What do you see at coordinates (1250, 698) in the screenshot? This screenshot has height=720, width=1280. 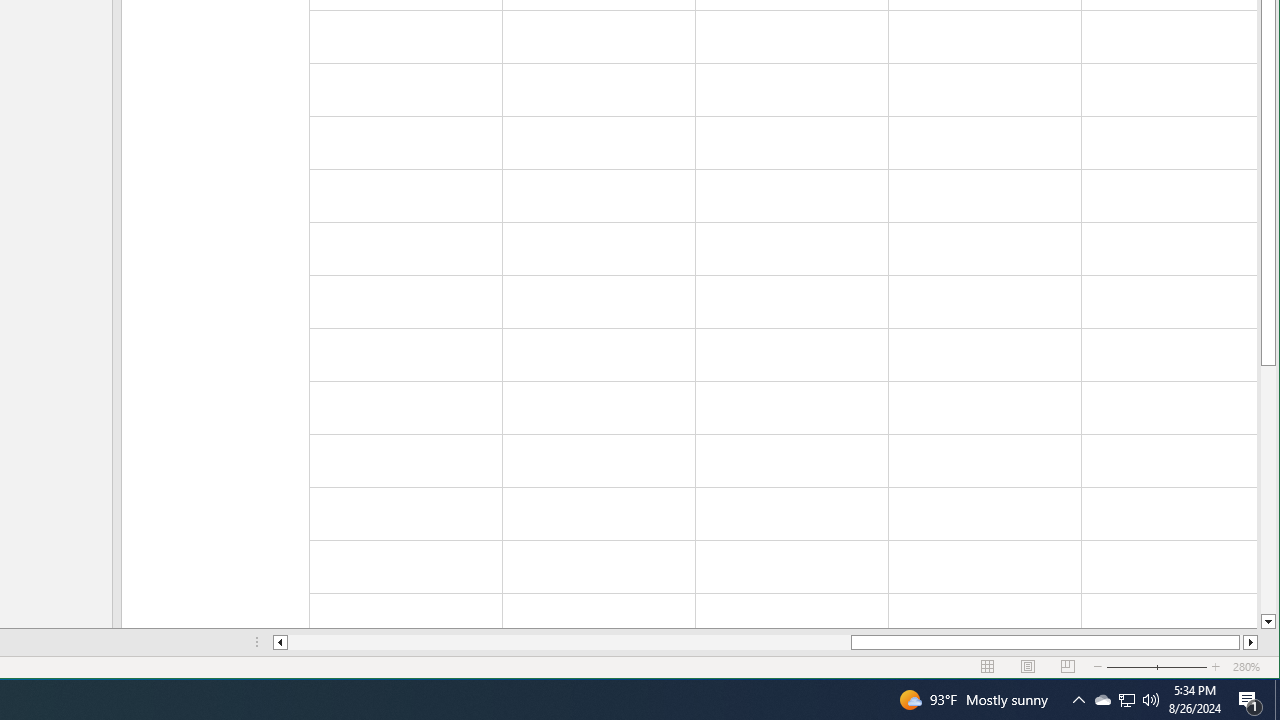 I see `'Action Center, 1 new notification'` at bounding box center [1250, 698].